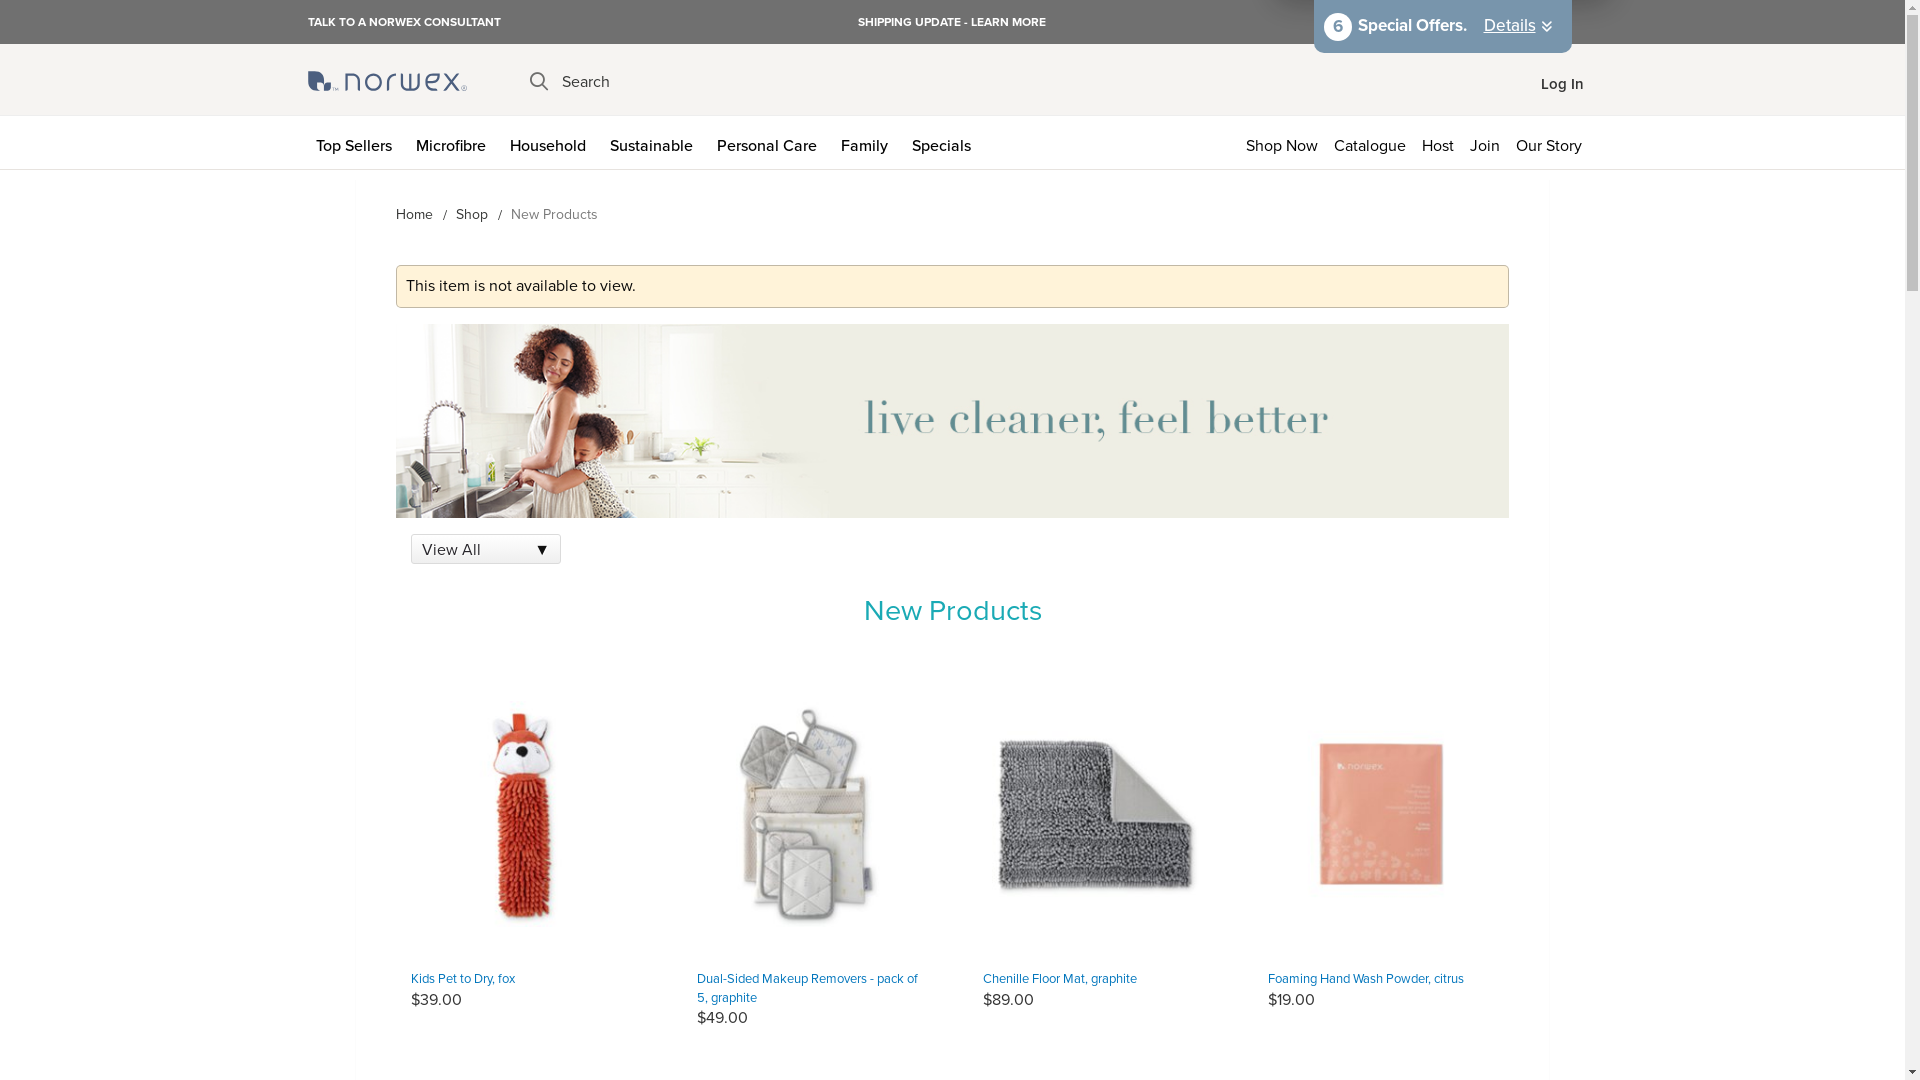  What do you see at coordinates (950, 22) in the screenshot?
I see `'SHIPPING UPDATE - LEARN MORE'` at bounding box center [950, 22].